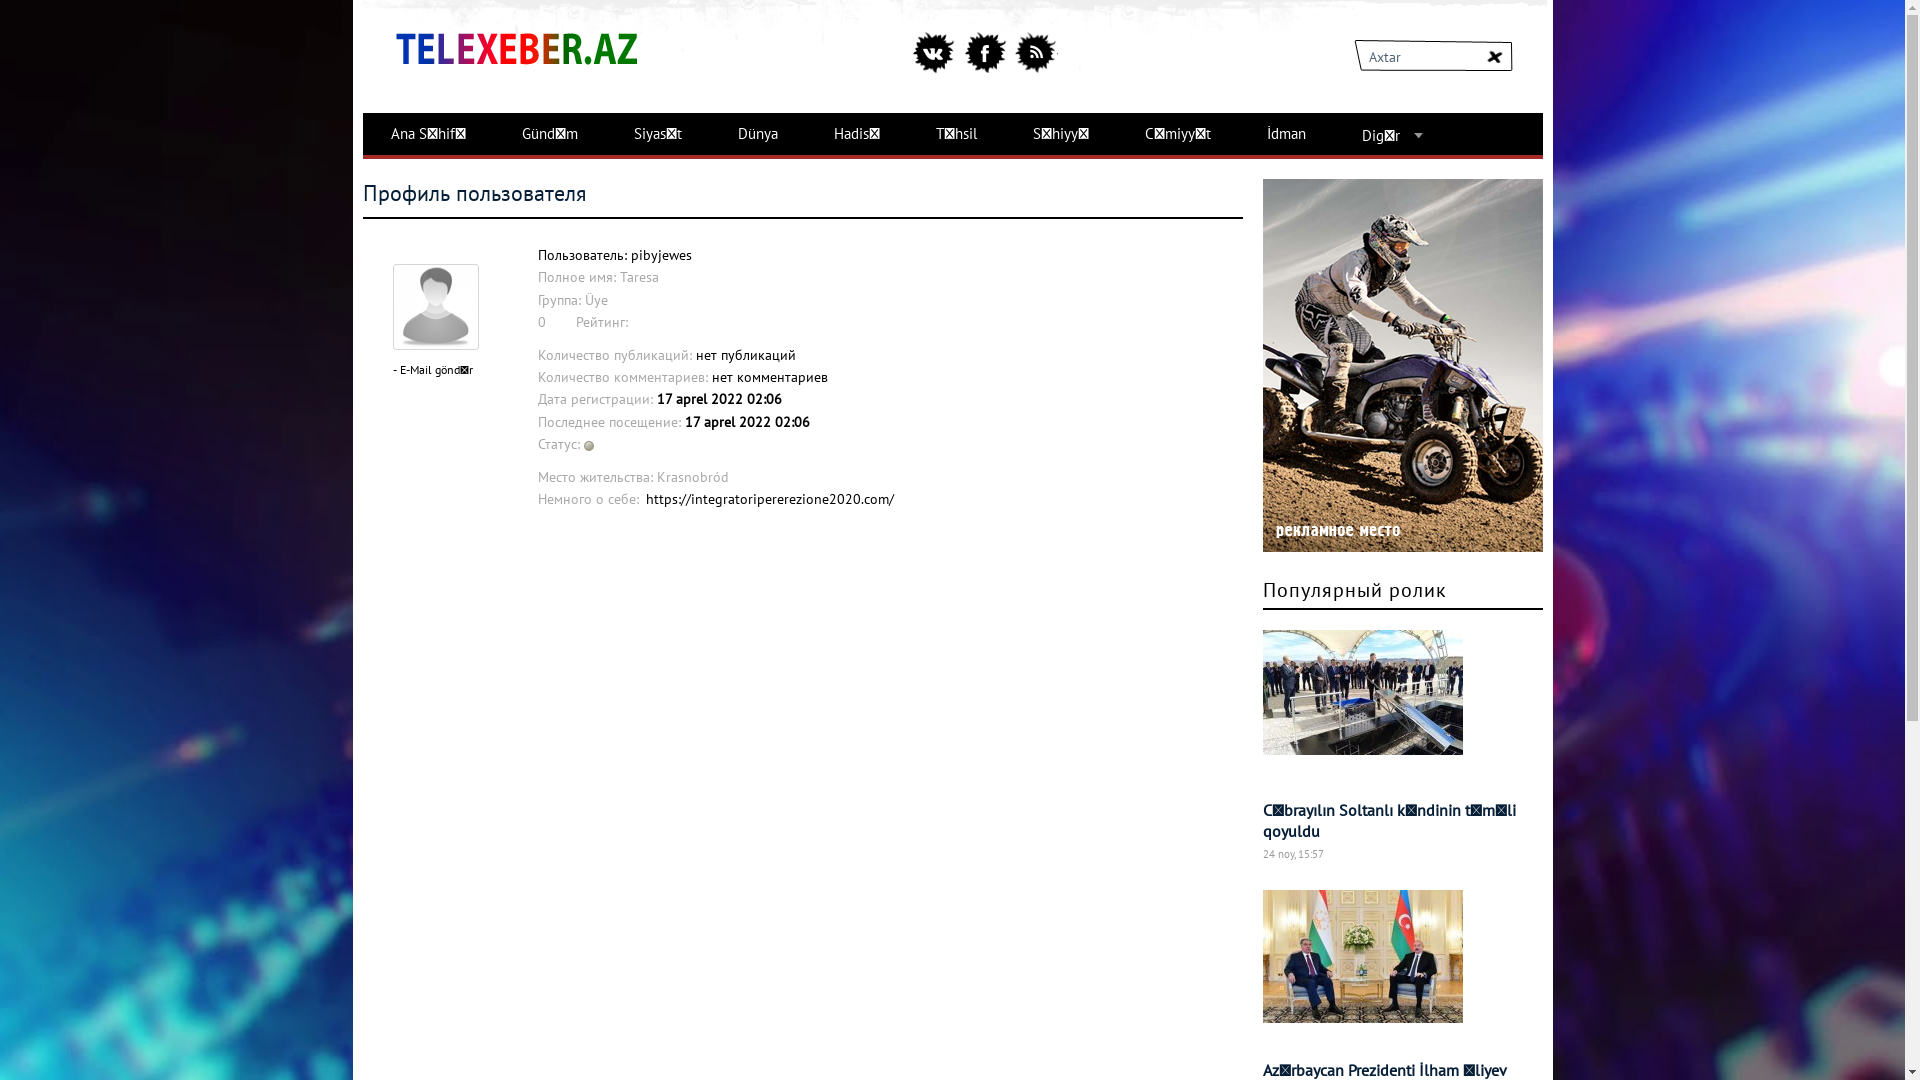 The height and width of the screenshot is (1080, 1920). What do you see at coordinates (984, 51) in the screenshot?
I see `'facebook'` at bounding box center [984, 51].